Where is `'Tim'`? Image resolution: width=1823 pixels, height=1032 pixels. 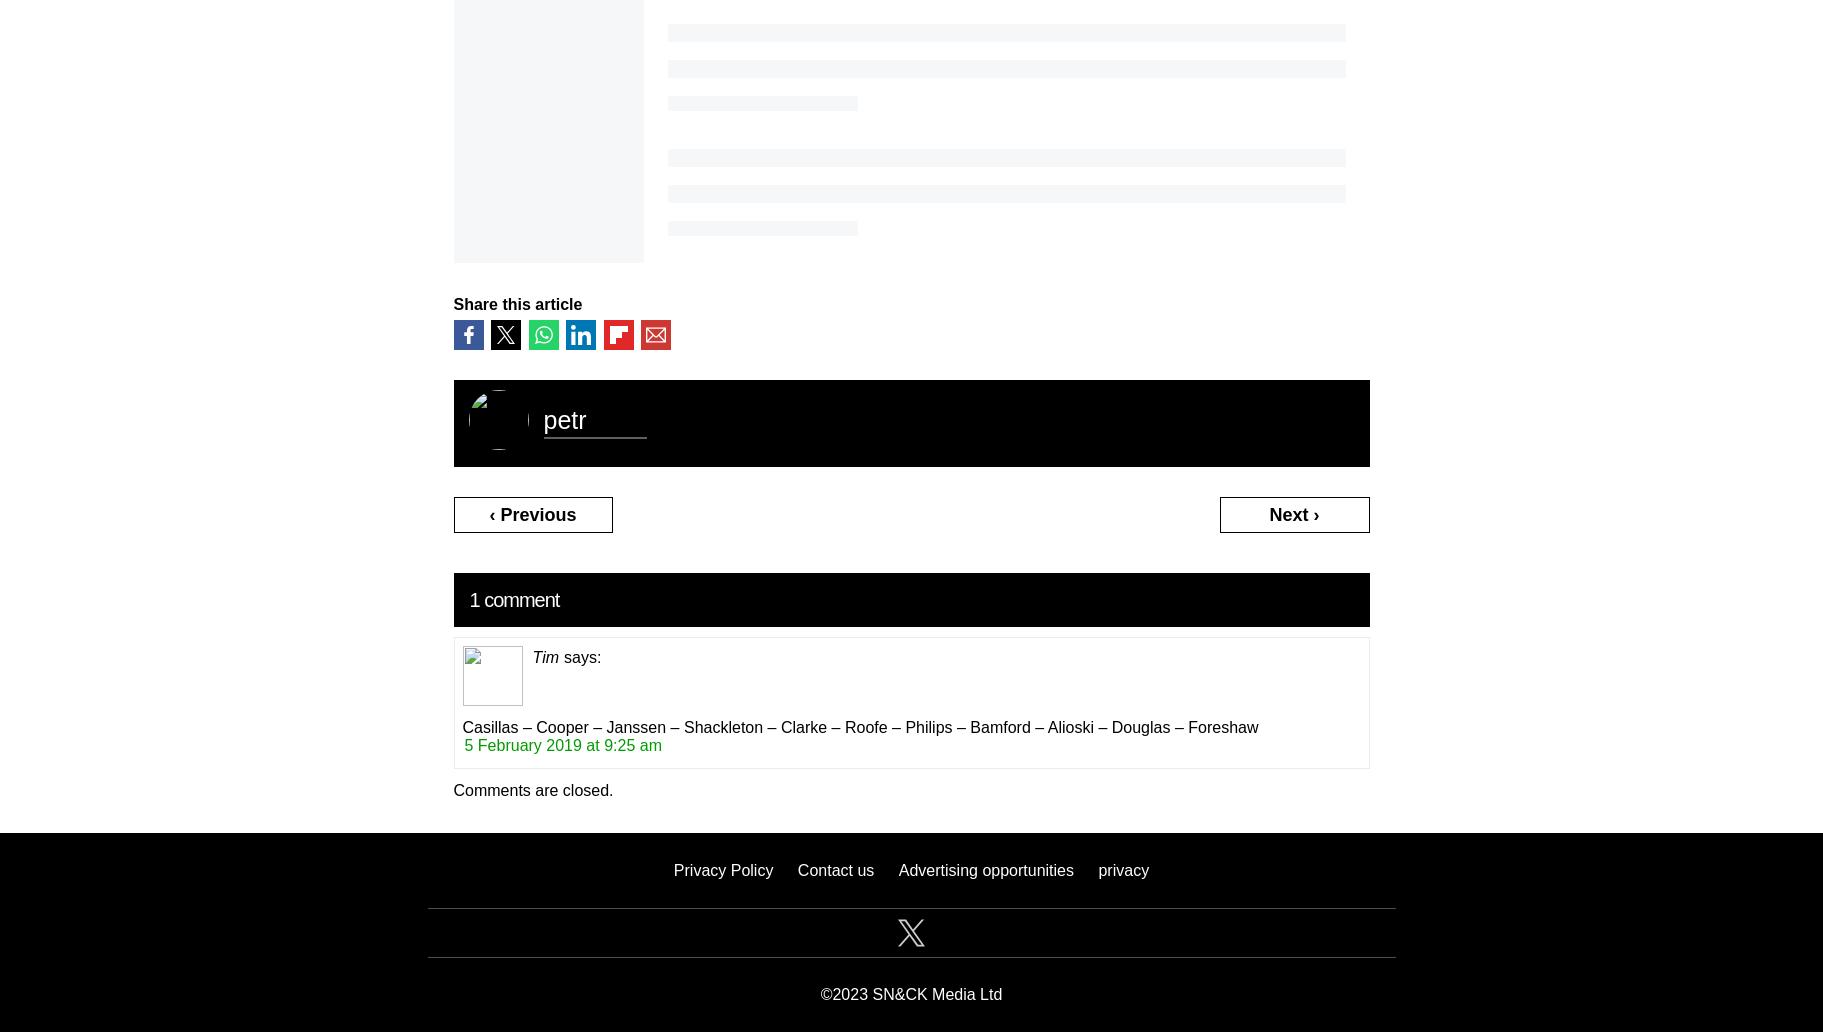 'Tim' is located at coordinates (545, 655).